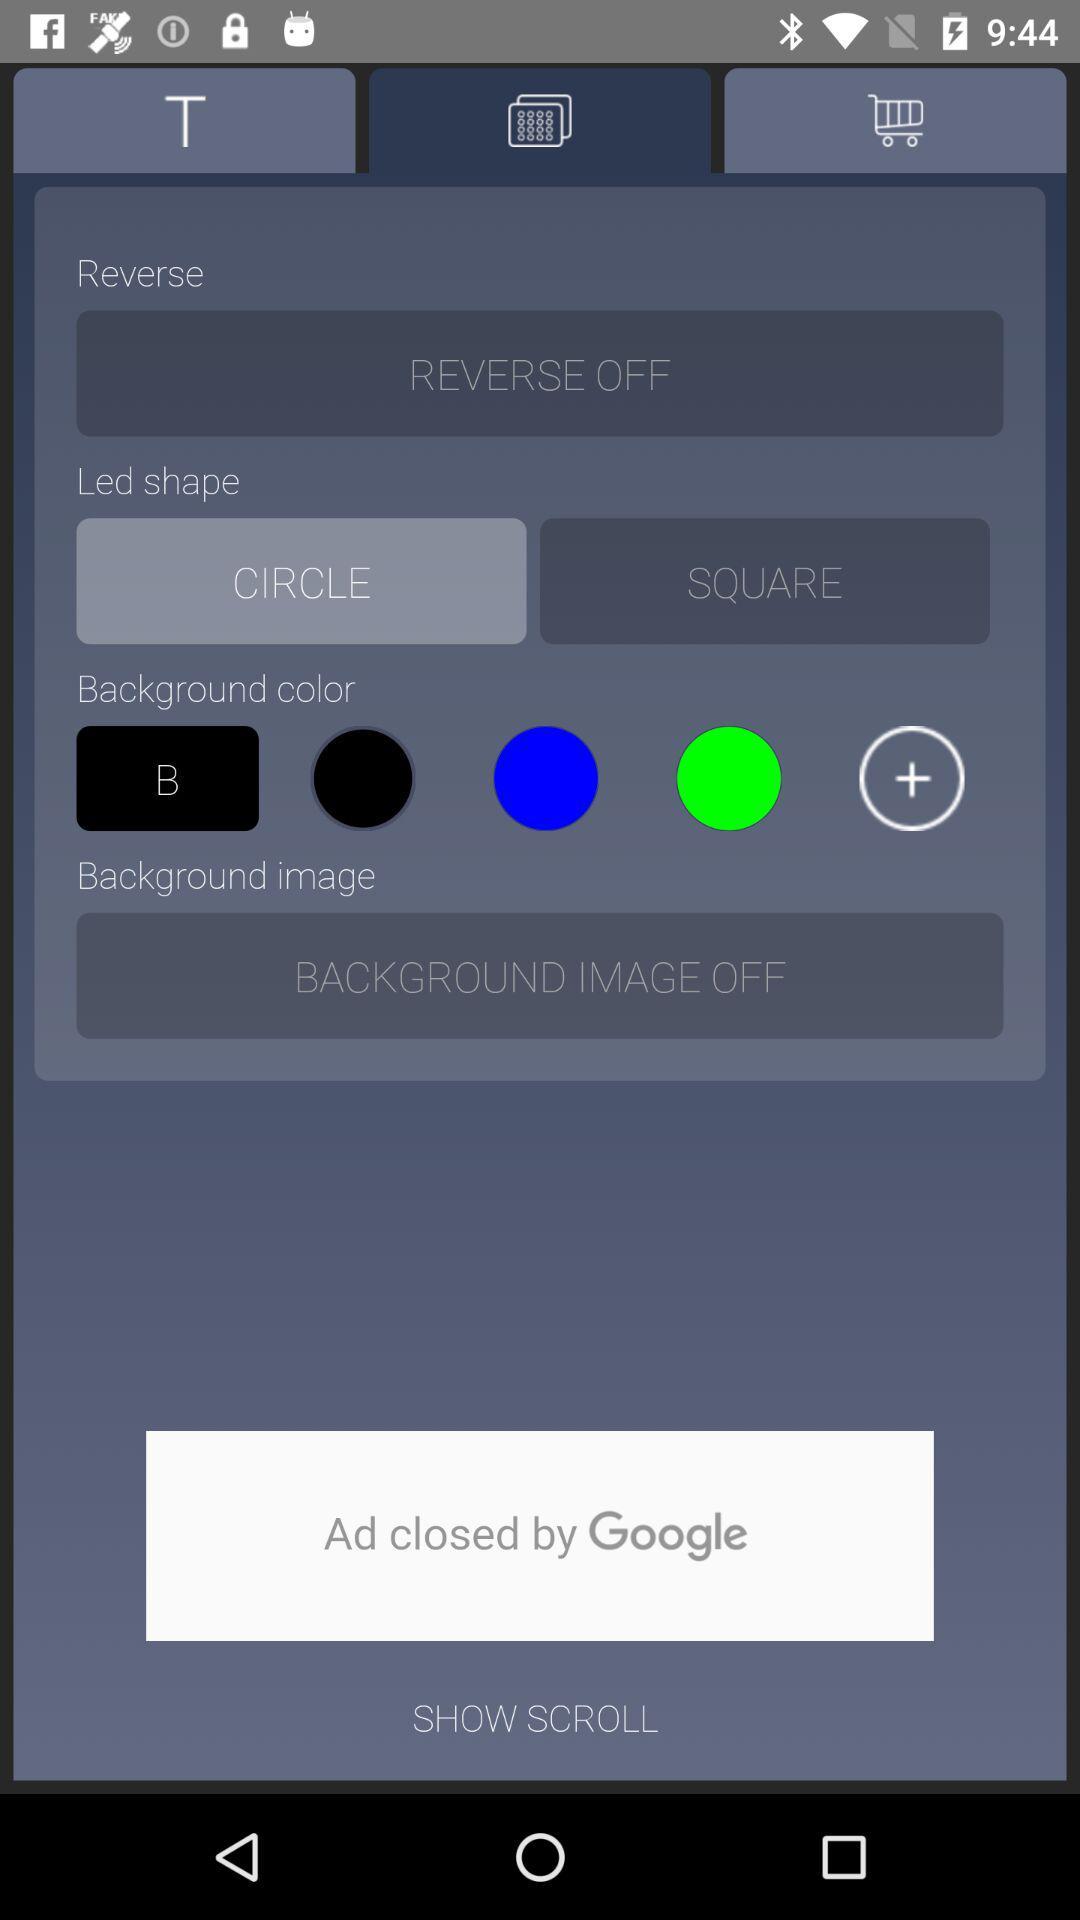 The height and width of the screenshot is (1920, 1080). I want to click on show the advertisement, so click(540, 1535).